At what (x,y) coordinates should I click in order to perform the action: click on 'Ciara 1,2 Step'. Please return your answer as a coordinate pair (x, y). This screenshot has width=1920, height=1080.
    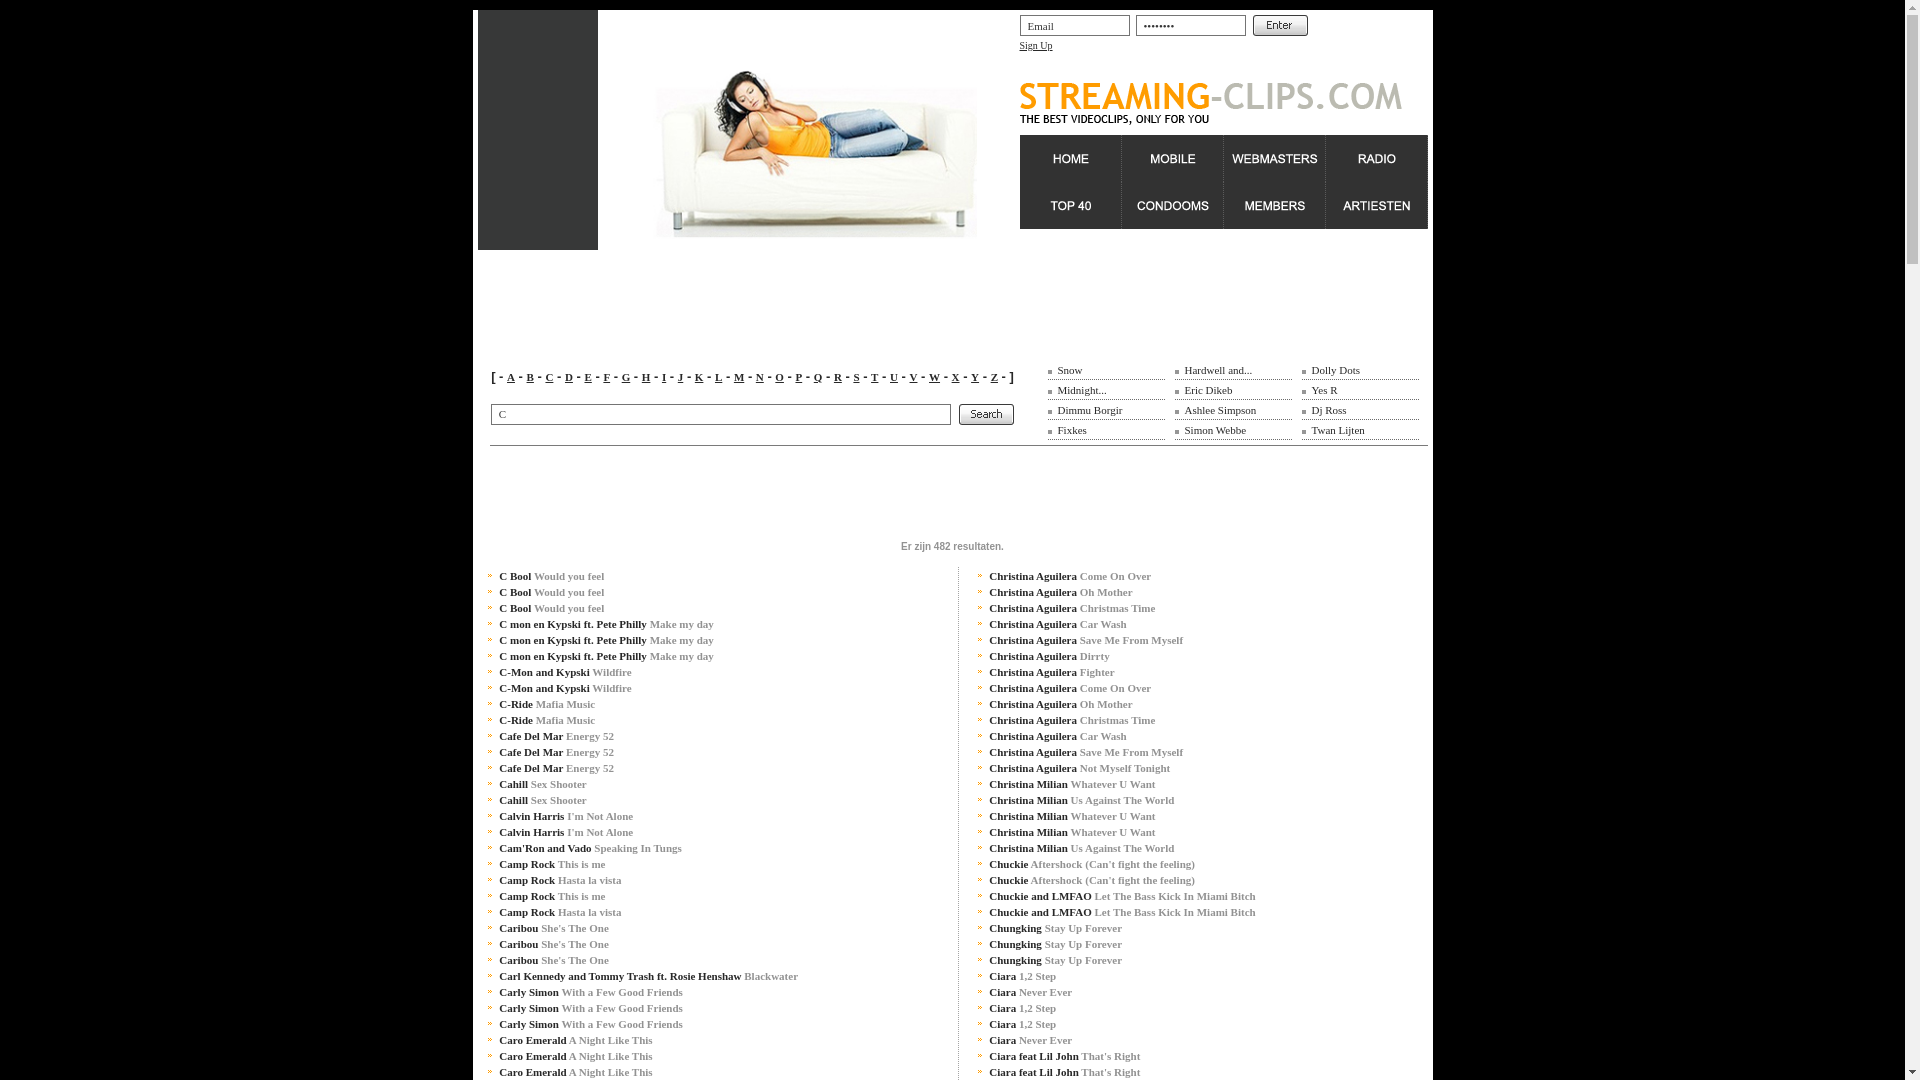
    Looking at the image, I should click on (1022, 1023).